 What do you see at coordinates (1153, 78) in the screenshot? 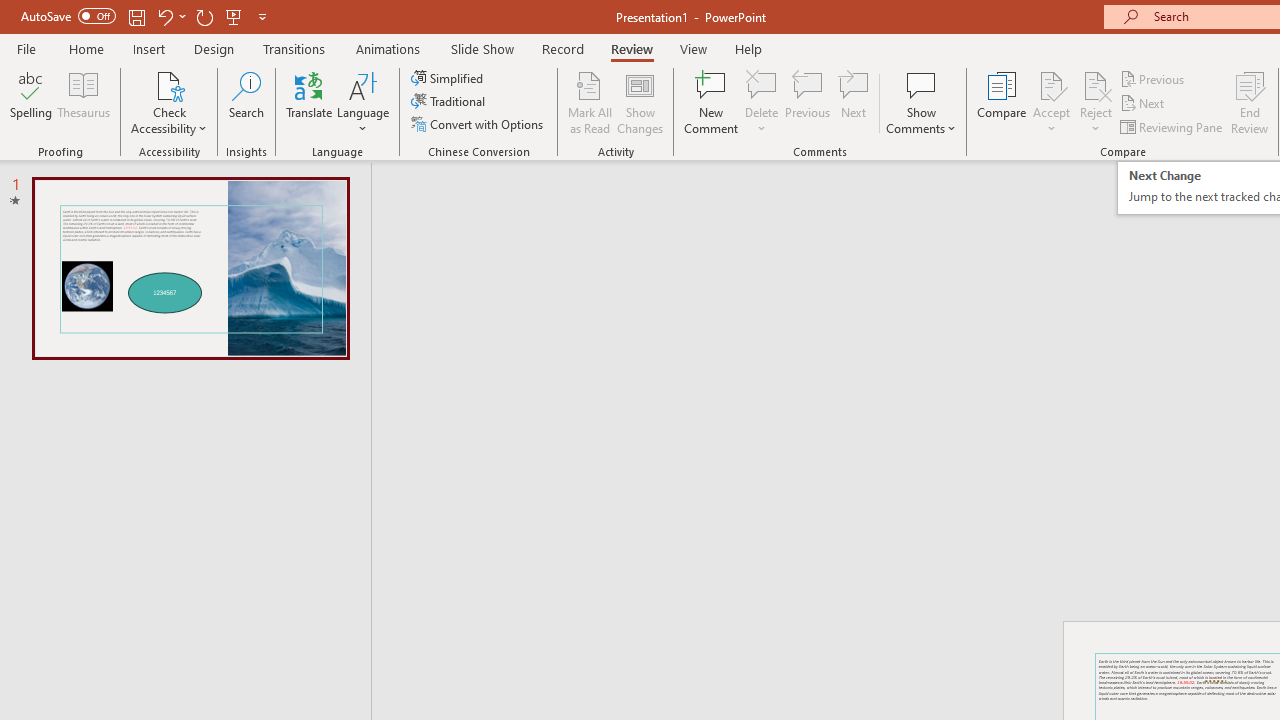
I see `'Previous'` at bounding box center [1153, 78].